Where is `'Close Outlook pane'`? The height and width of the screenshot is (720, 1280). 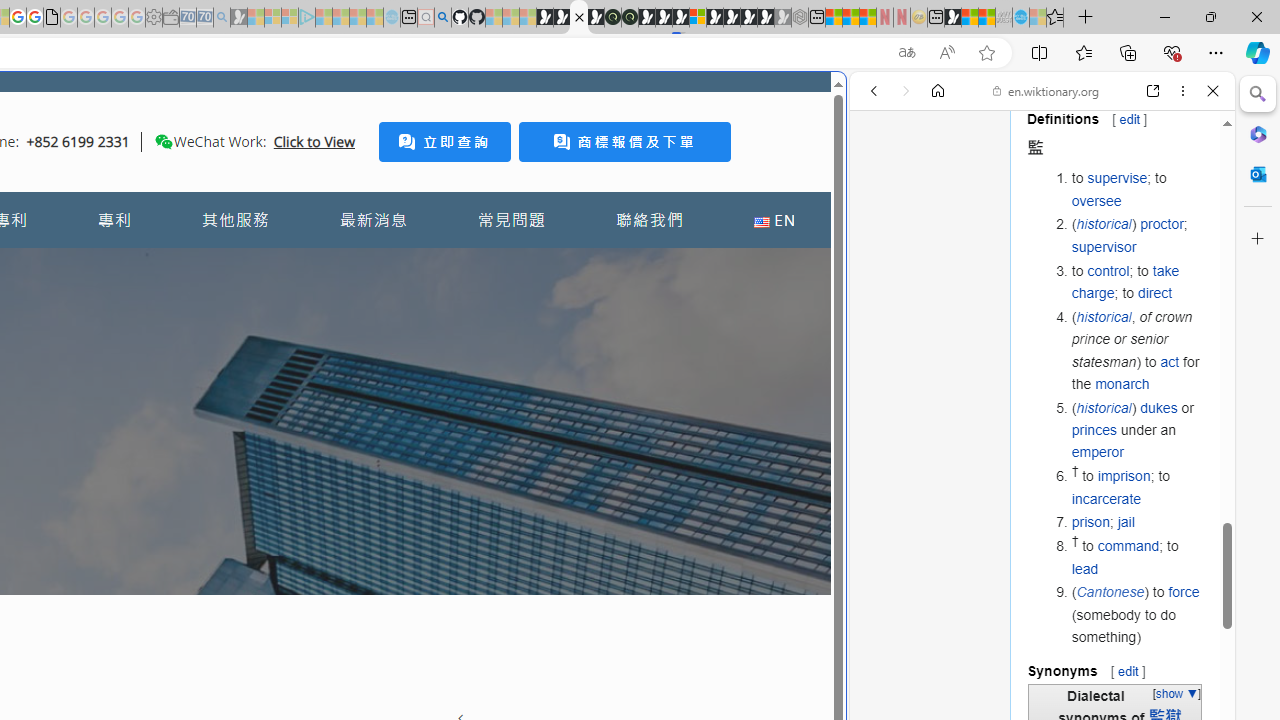
'Close Outlook pane' is located at coordinates (1257, 173).